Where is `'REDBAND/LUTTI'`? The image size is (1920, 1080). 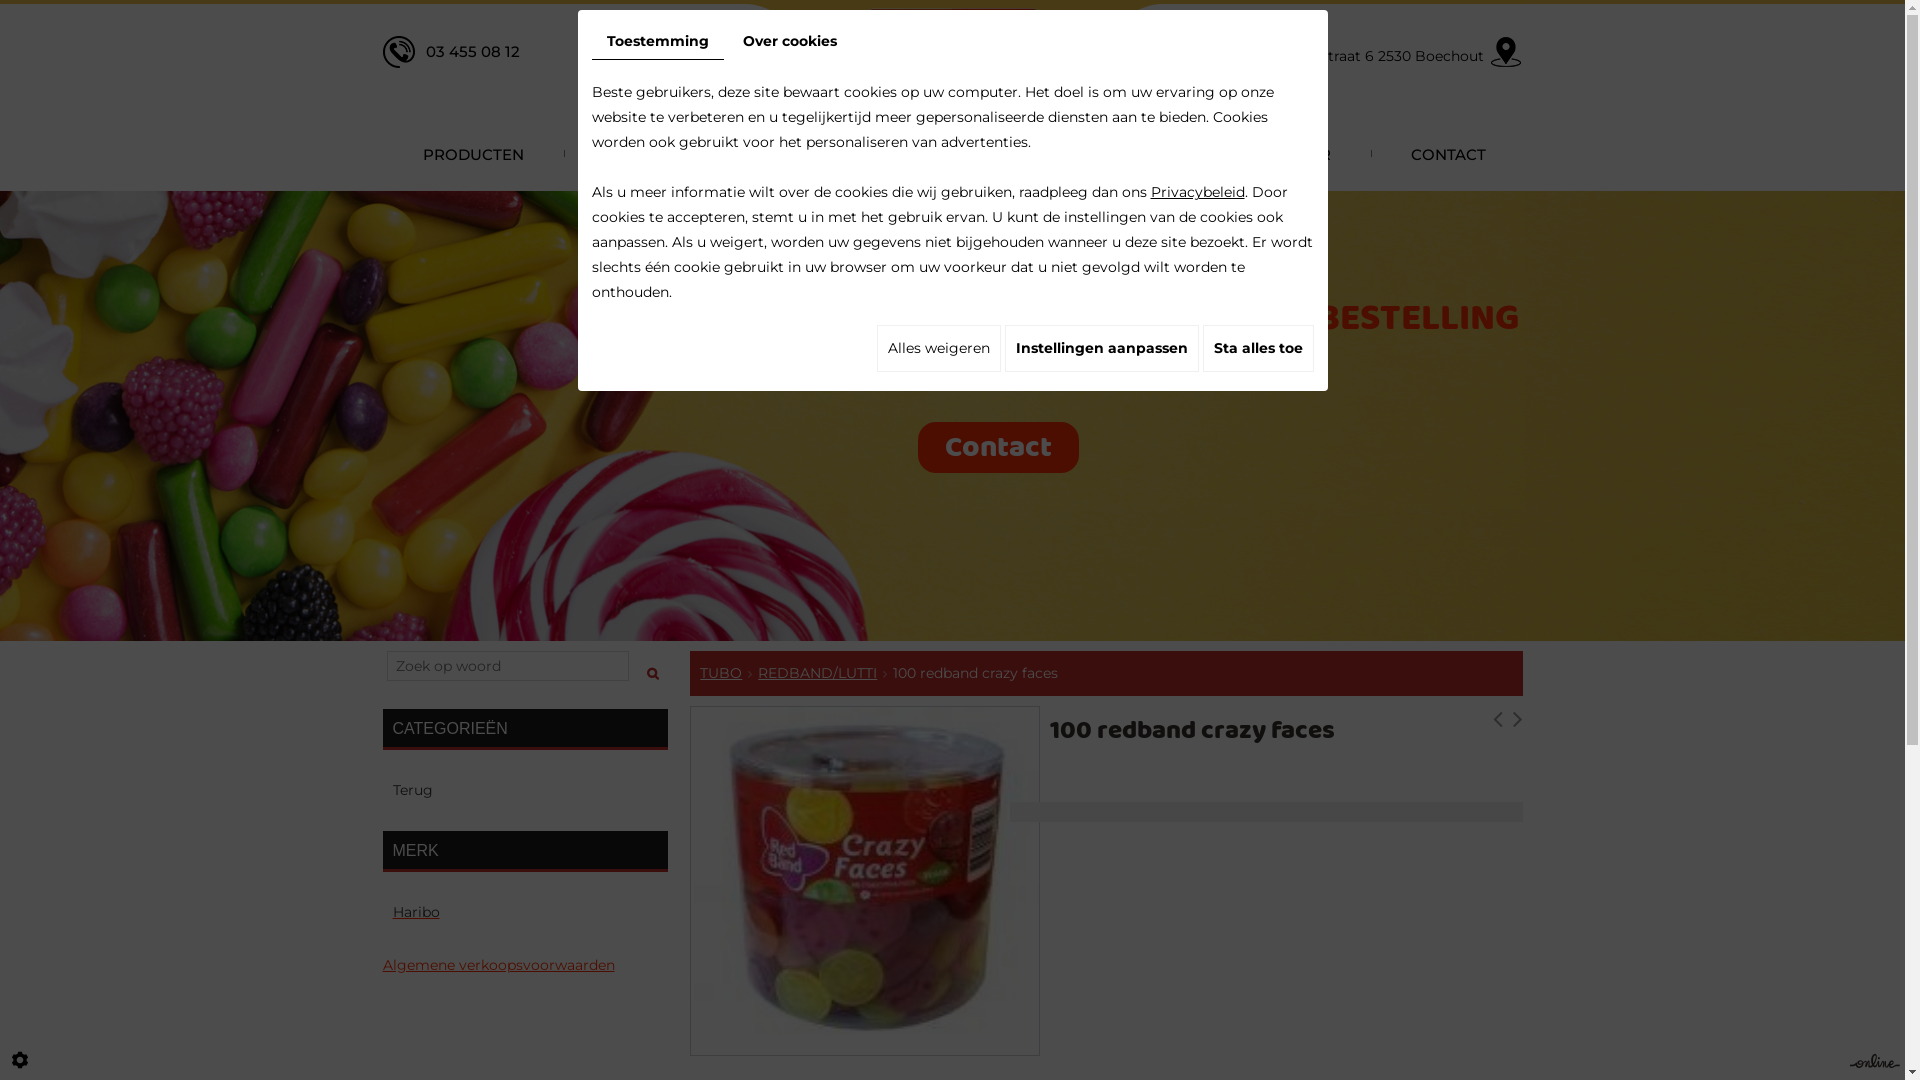
'REDBAND/LUTTI' is located at coordinates (817, 672).